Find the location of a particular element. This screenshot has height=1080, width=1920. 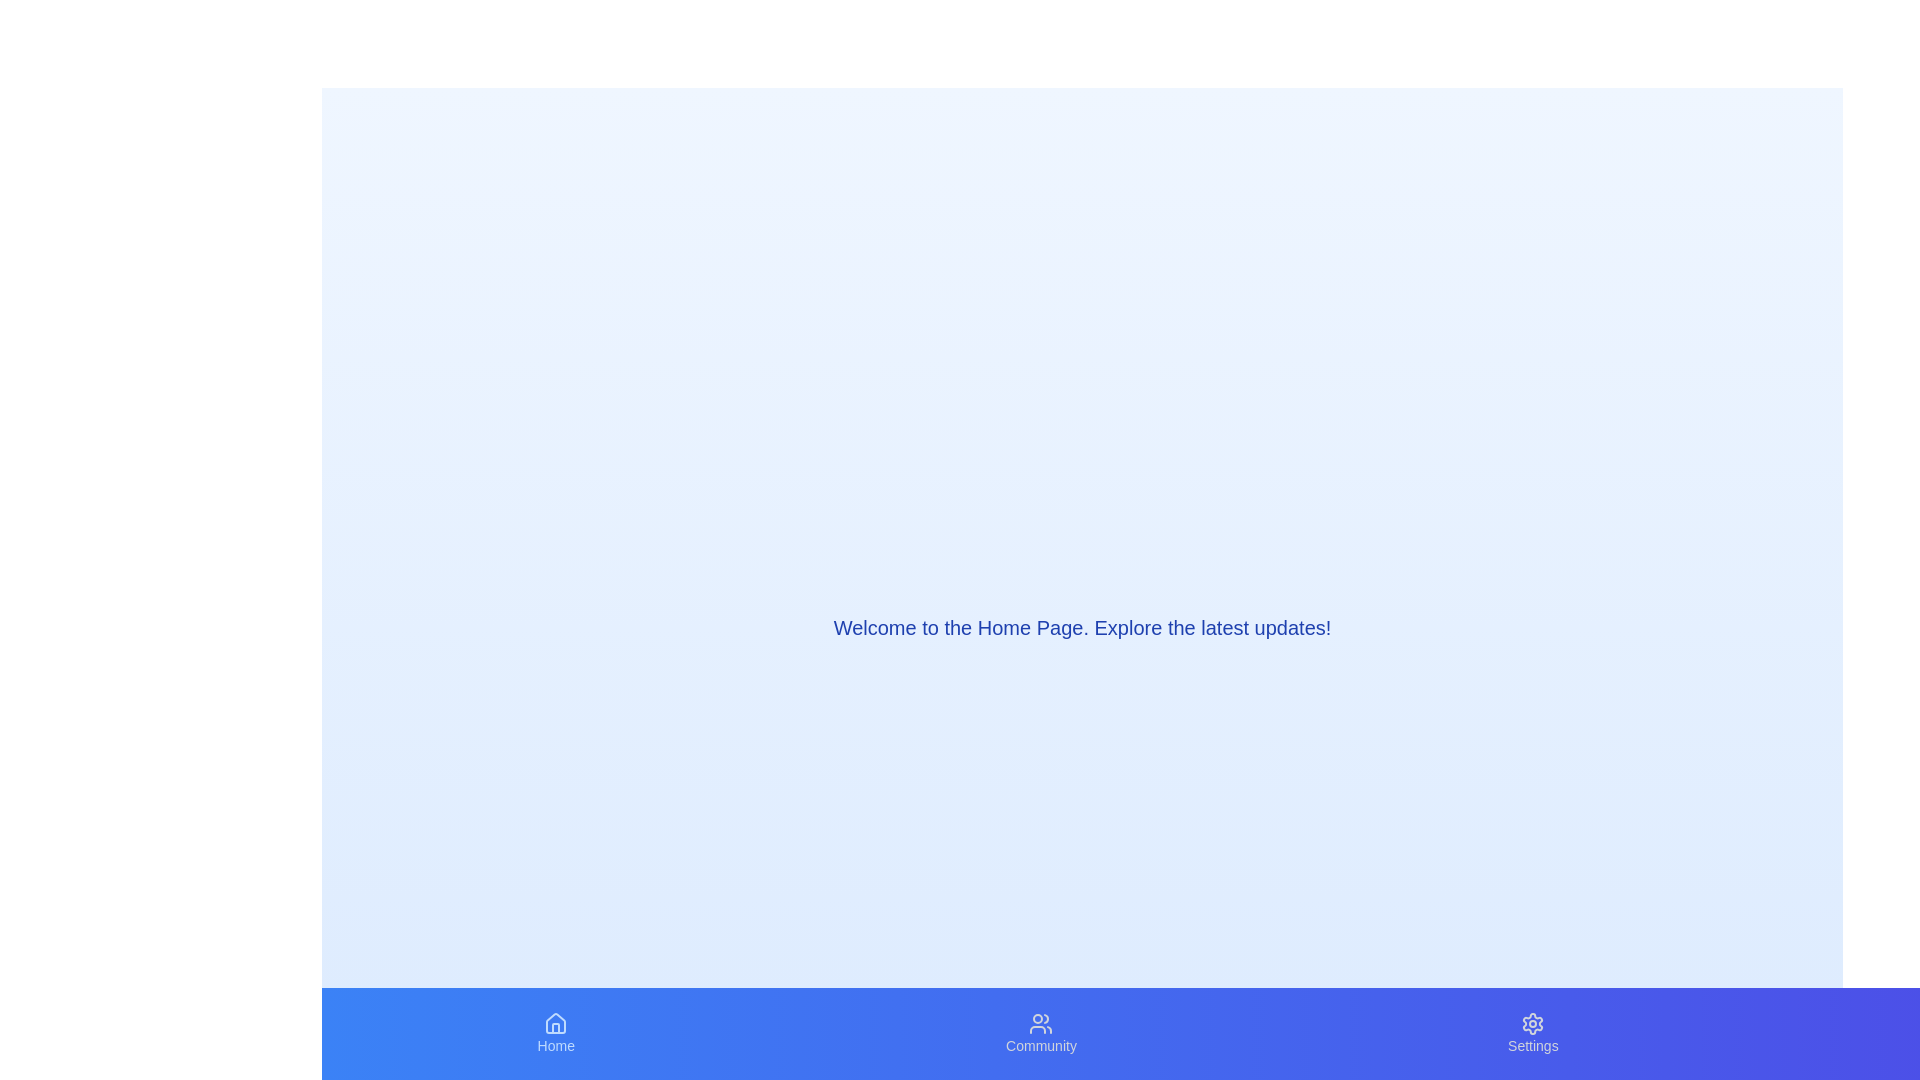

the circular gear icon in the bottom navigation bar is located at coordinates (1532, 1023).